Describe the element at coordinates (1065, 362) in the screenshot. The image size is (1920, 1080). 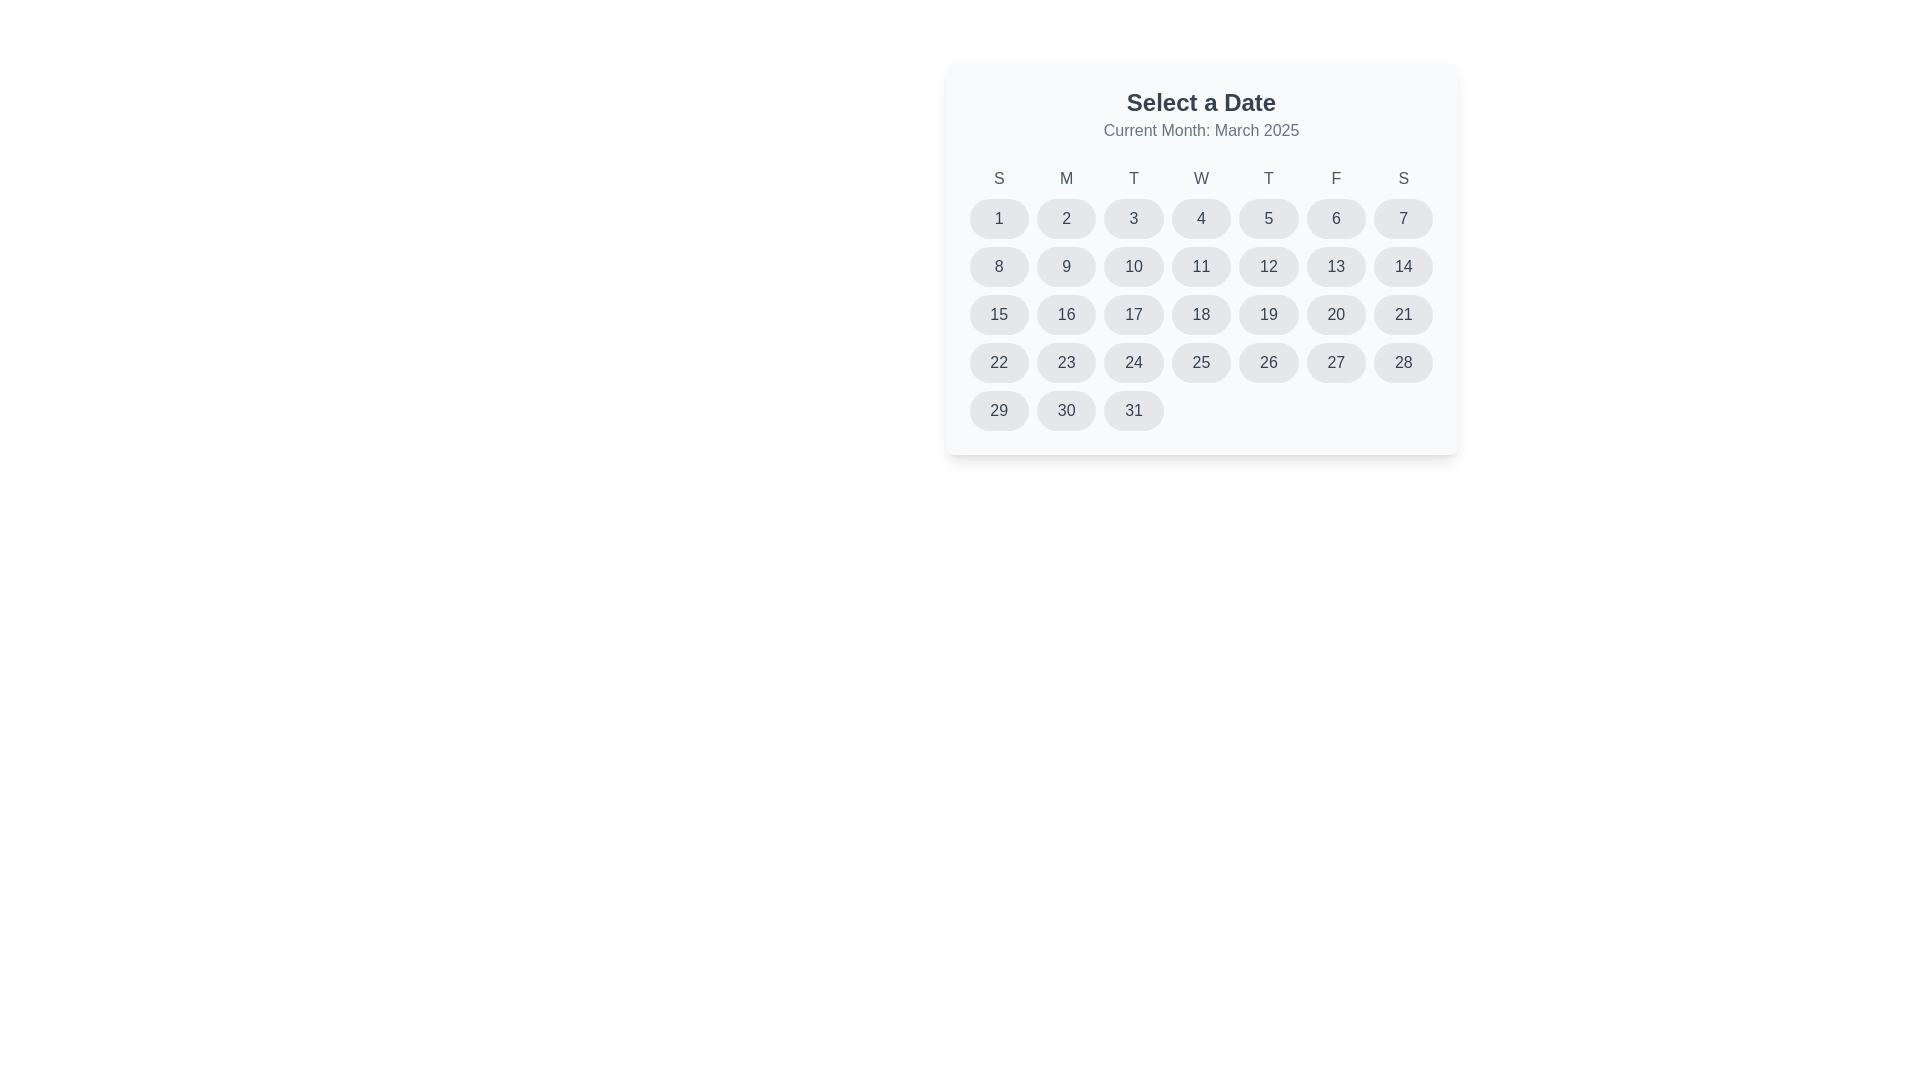
I see `the button representing the 23rd day in the date picker interface` at that location.